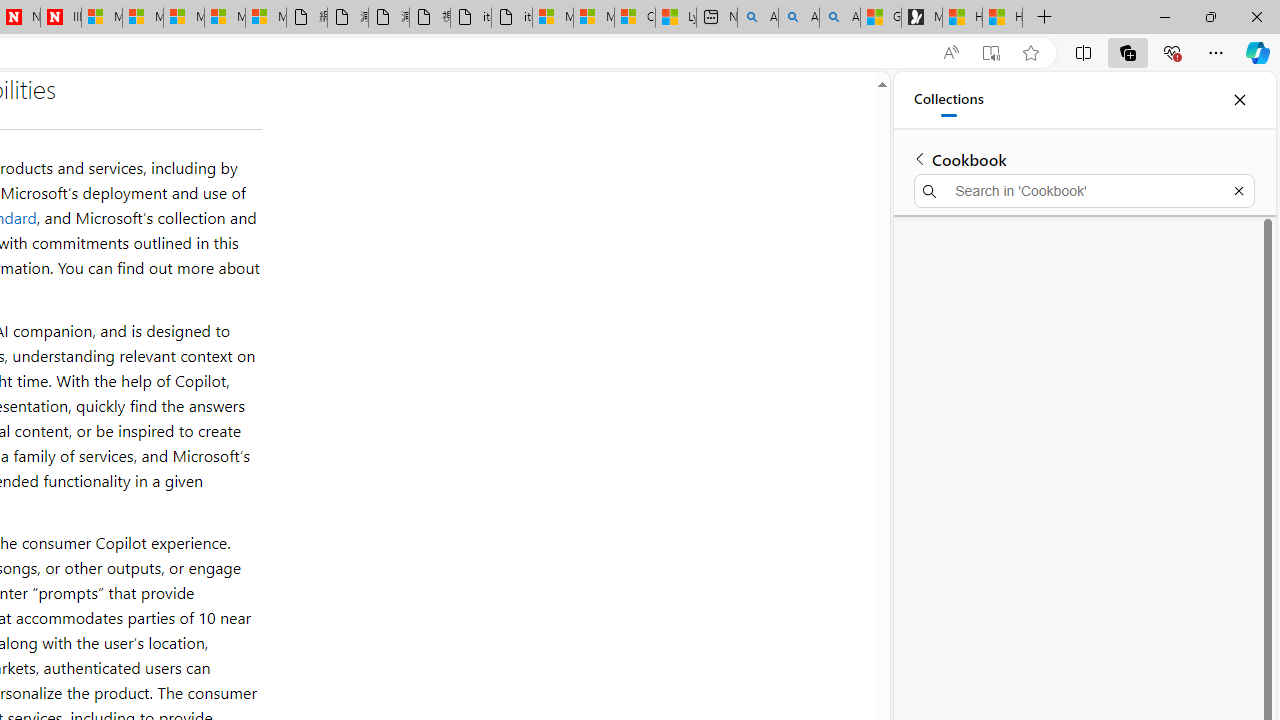  What do you see at coordinates (1083, 191) in the screenshot?
I see `'Search in '` at bounding box center [1083, 191].